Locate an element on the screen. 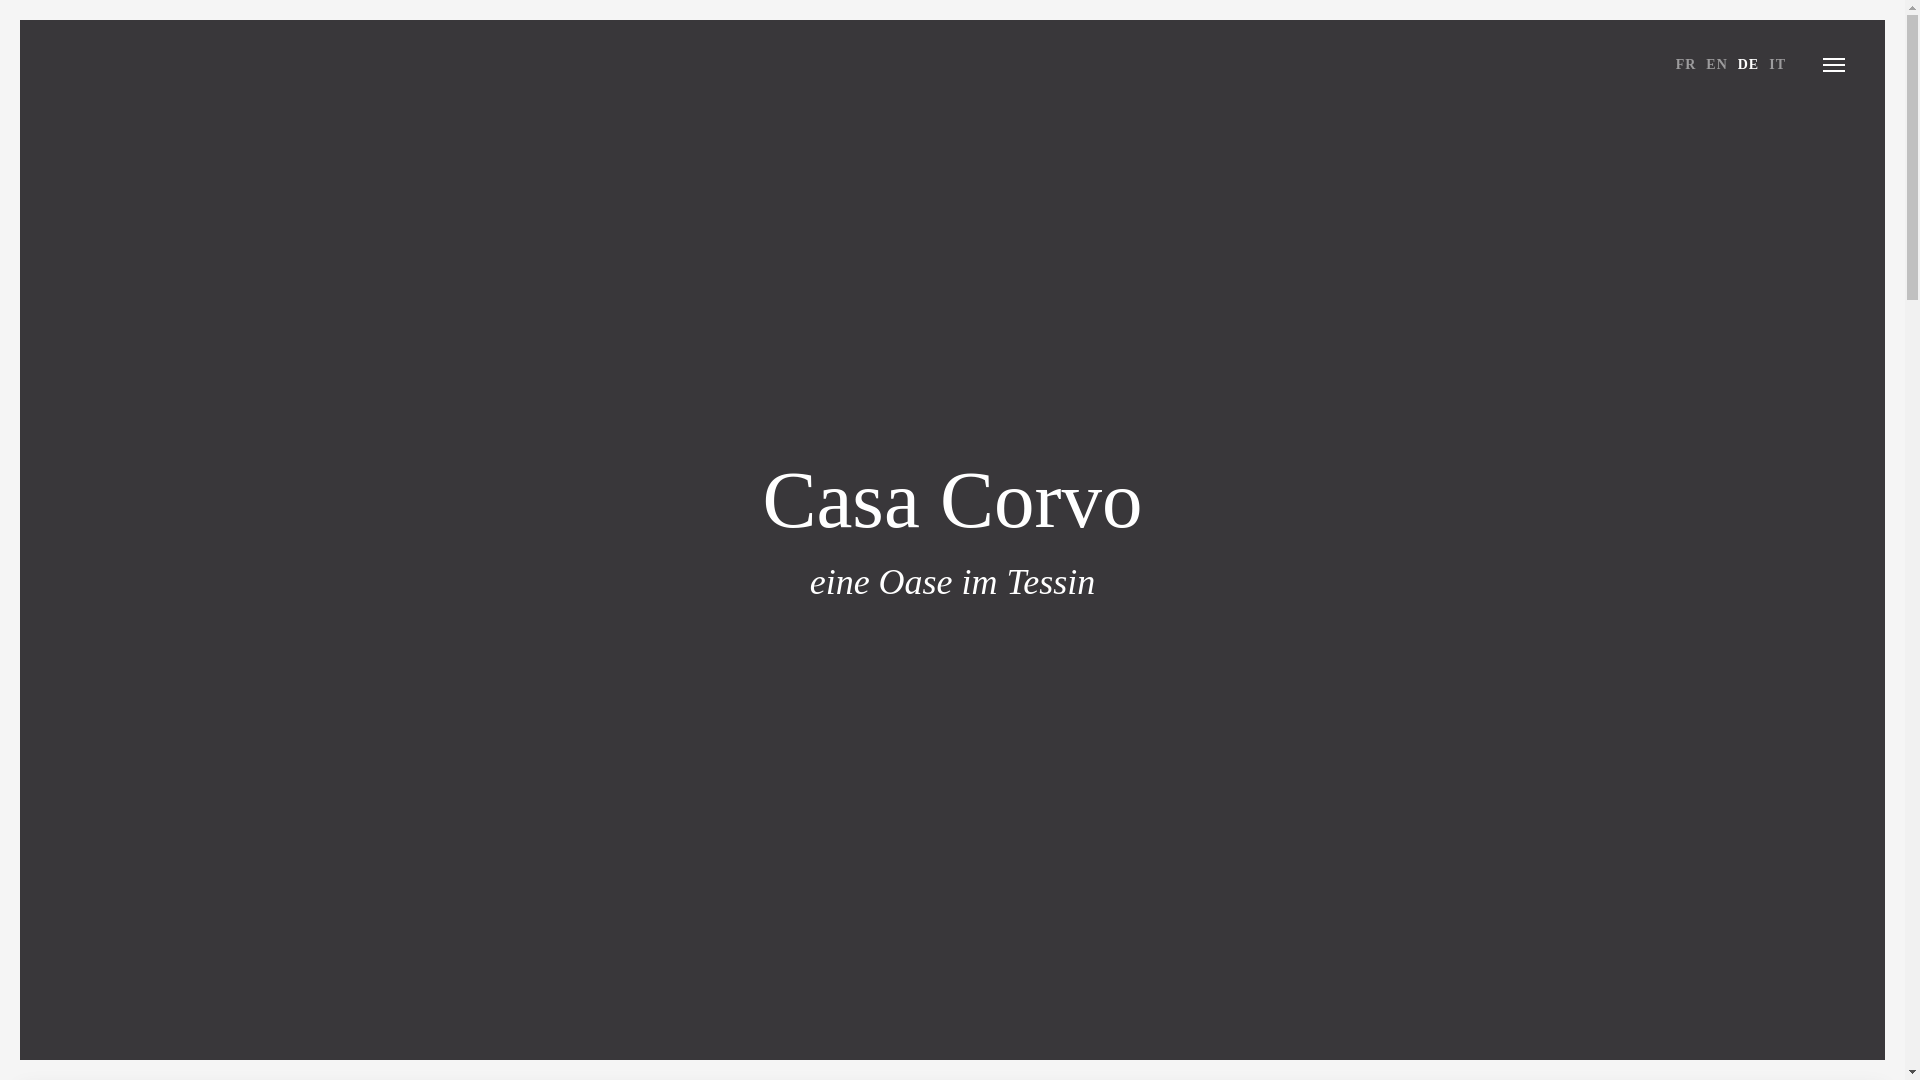 The height and width of the screenshot is (1080, 1920). 'DE' is located at coordinates (1747, 63).